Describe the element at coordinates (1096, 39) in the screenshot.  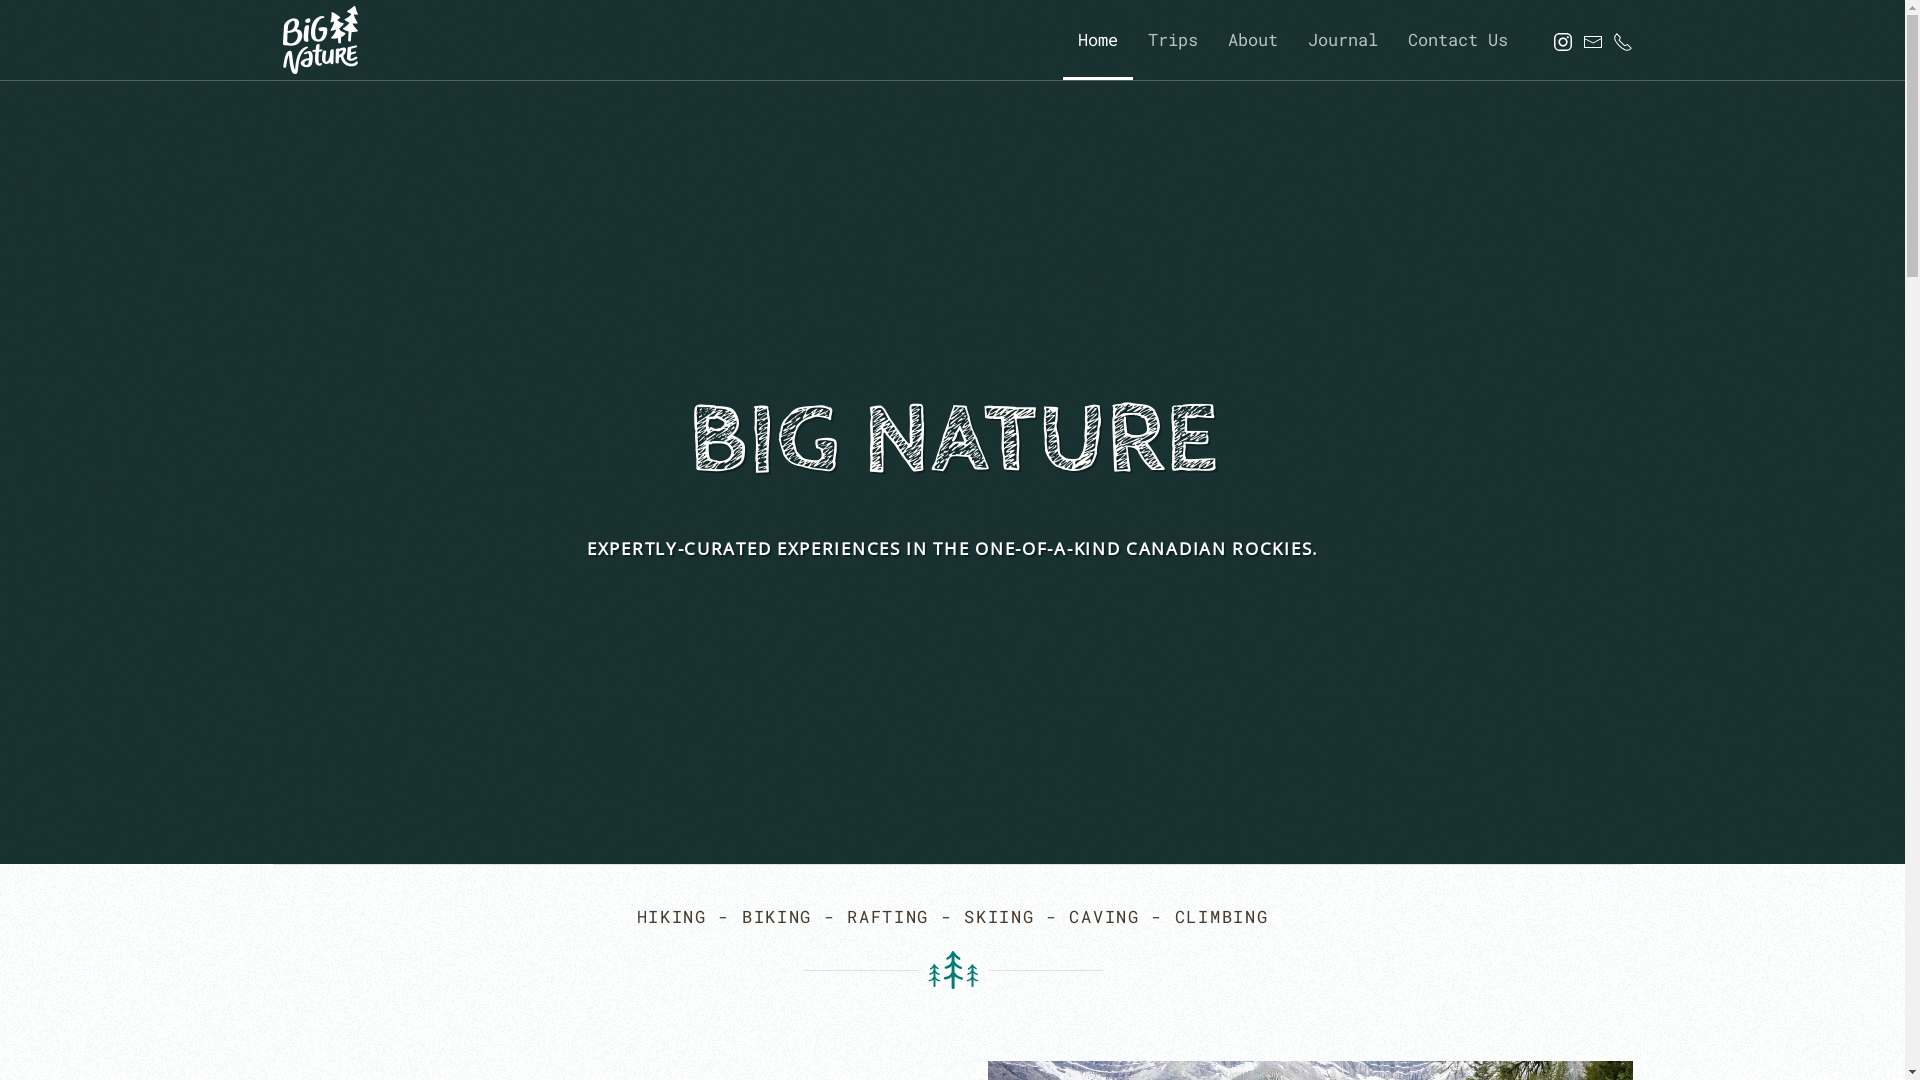
I see `'Home'` at that location.